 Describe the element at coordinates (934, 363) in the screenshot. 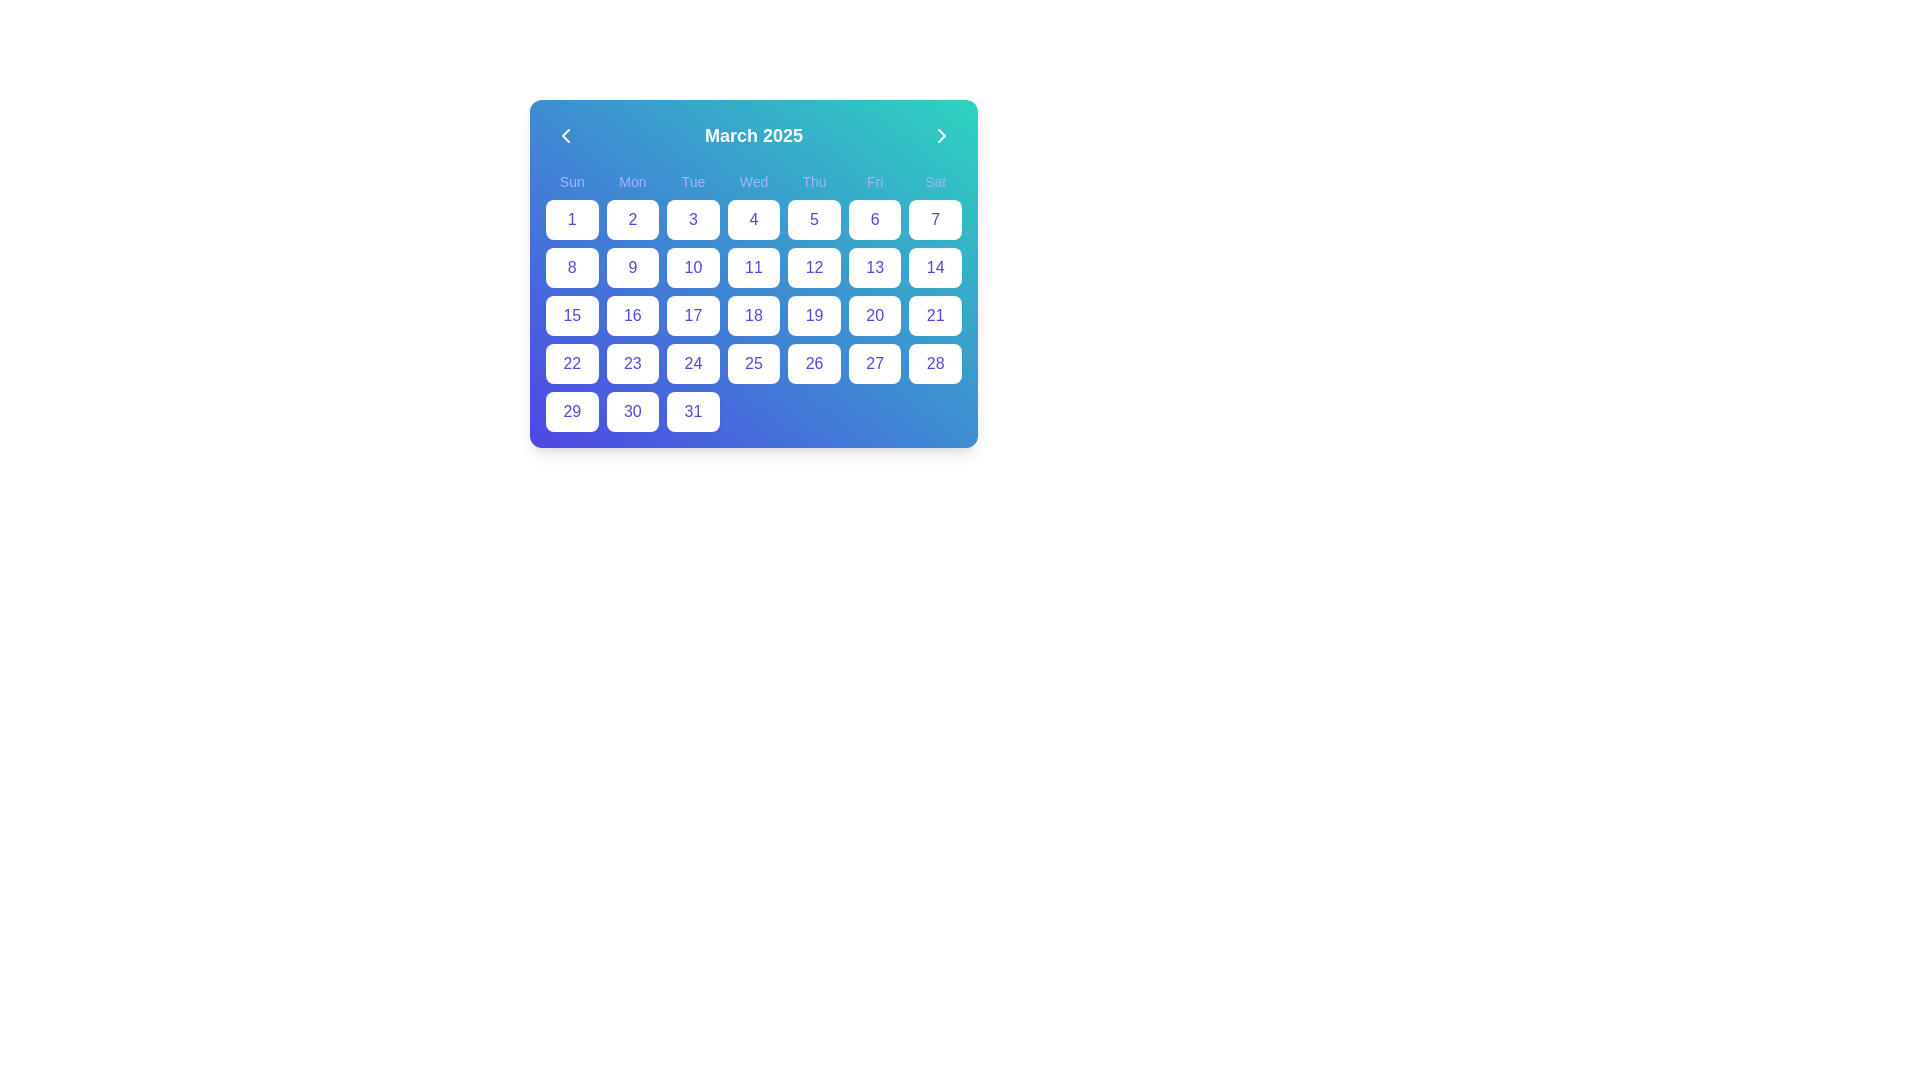

I see `the button displaying the number '28' in bold indigo text, located in the final column of the fifth row under the 'Sat' header, for keyboard interaction` at that location.